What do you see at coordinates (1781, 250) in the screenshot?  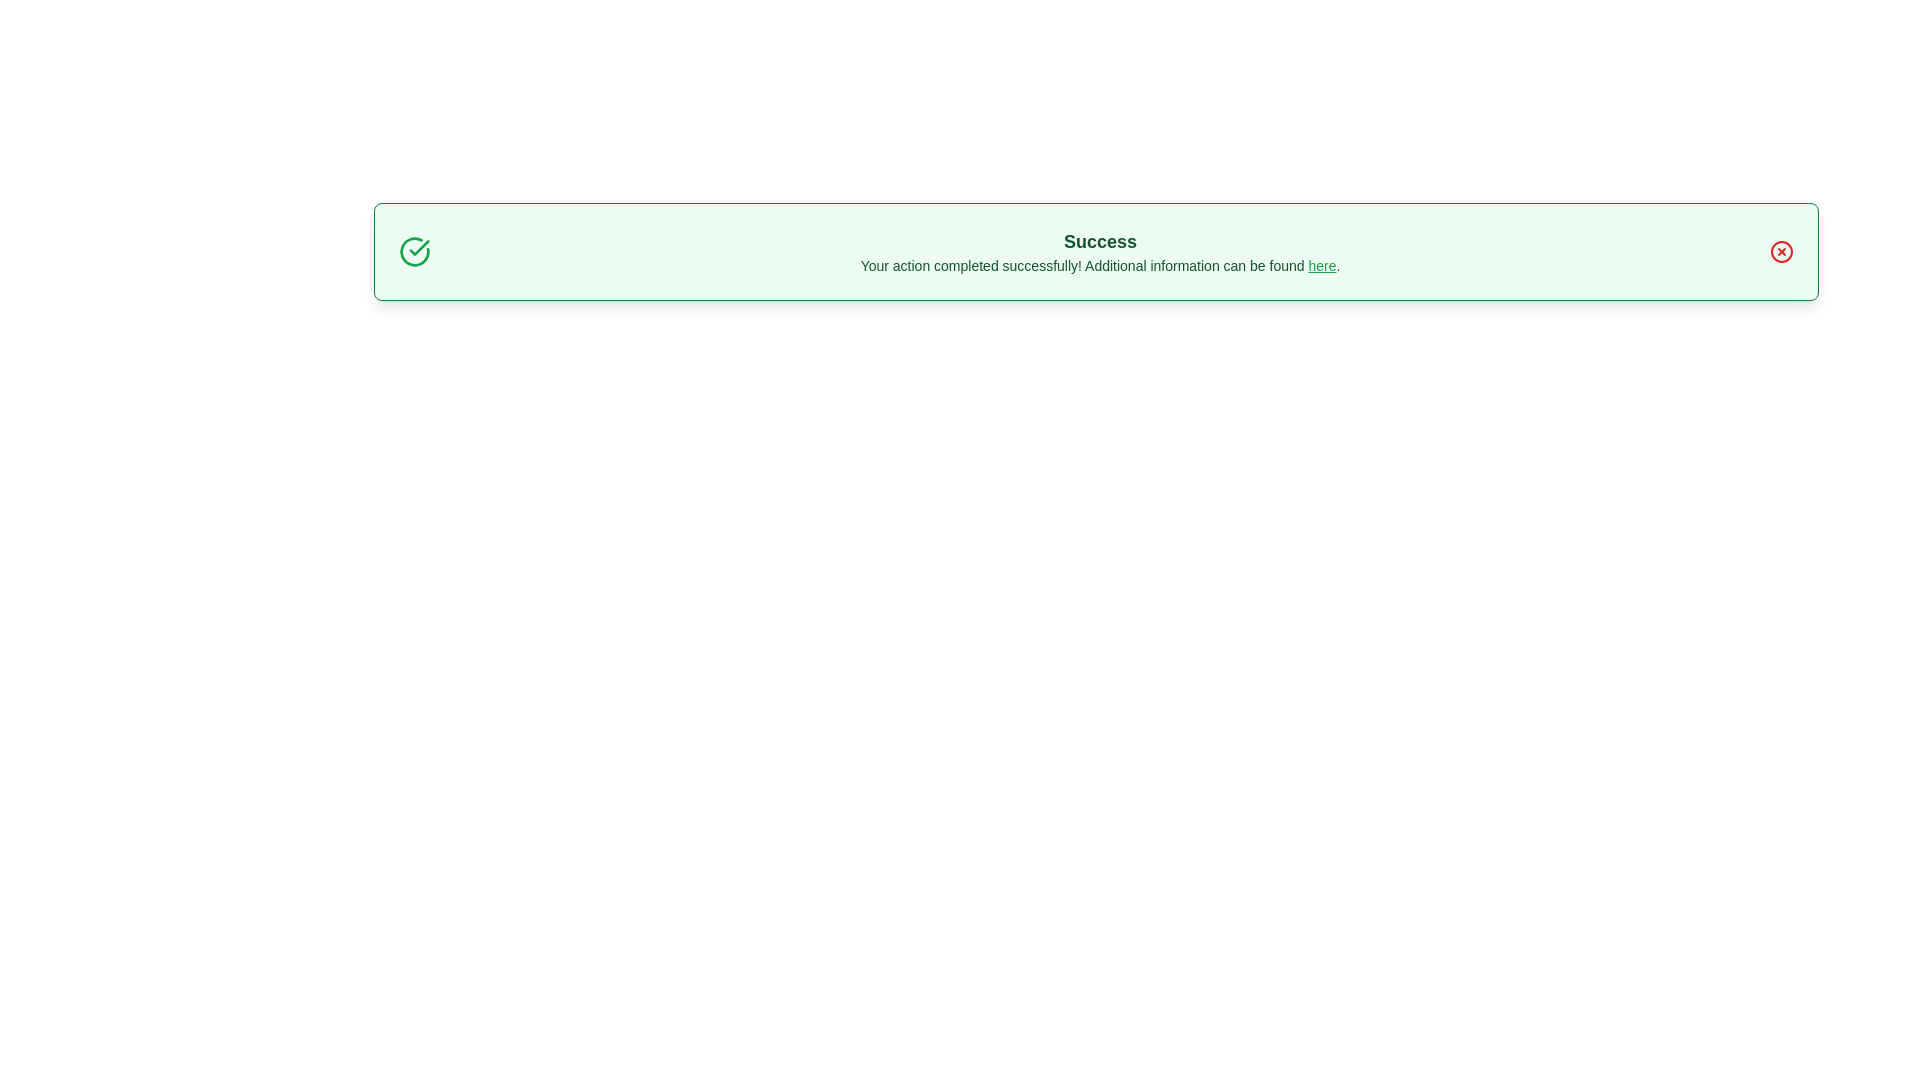 I see `close button to dismiss the notification` at bounding box center [1781, 250].